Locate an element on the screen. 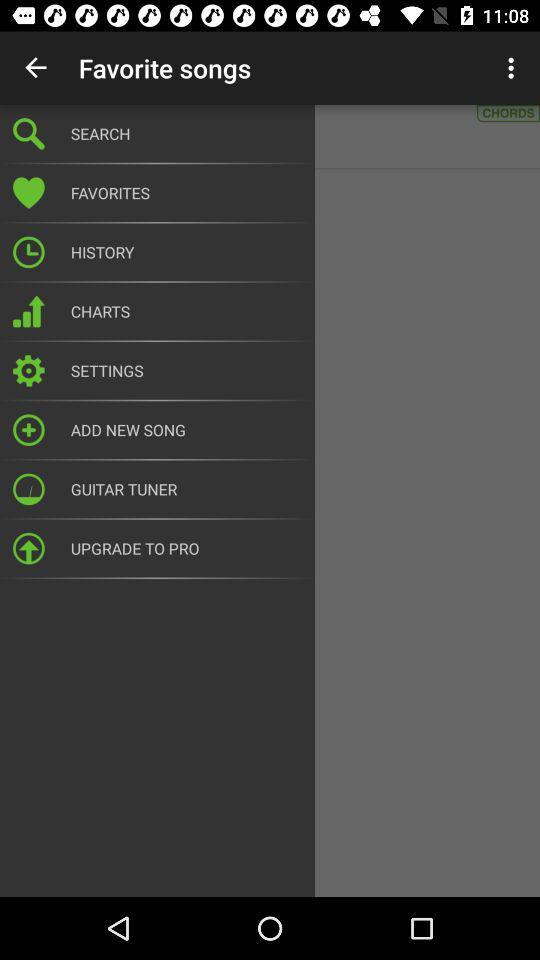 This screenshot has width=540, height=960. history icon is located at coordinates (186, 251).